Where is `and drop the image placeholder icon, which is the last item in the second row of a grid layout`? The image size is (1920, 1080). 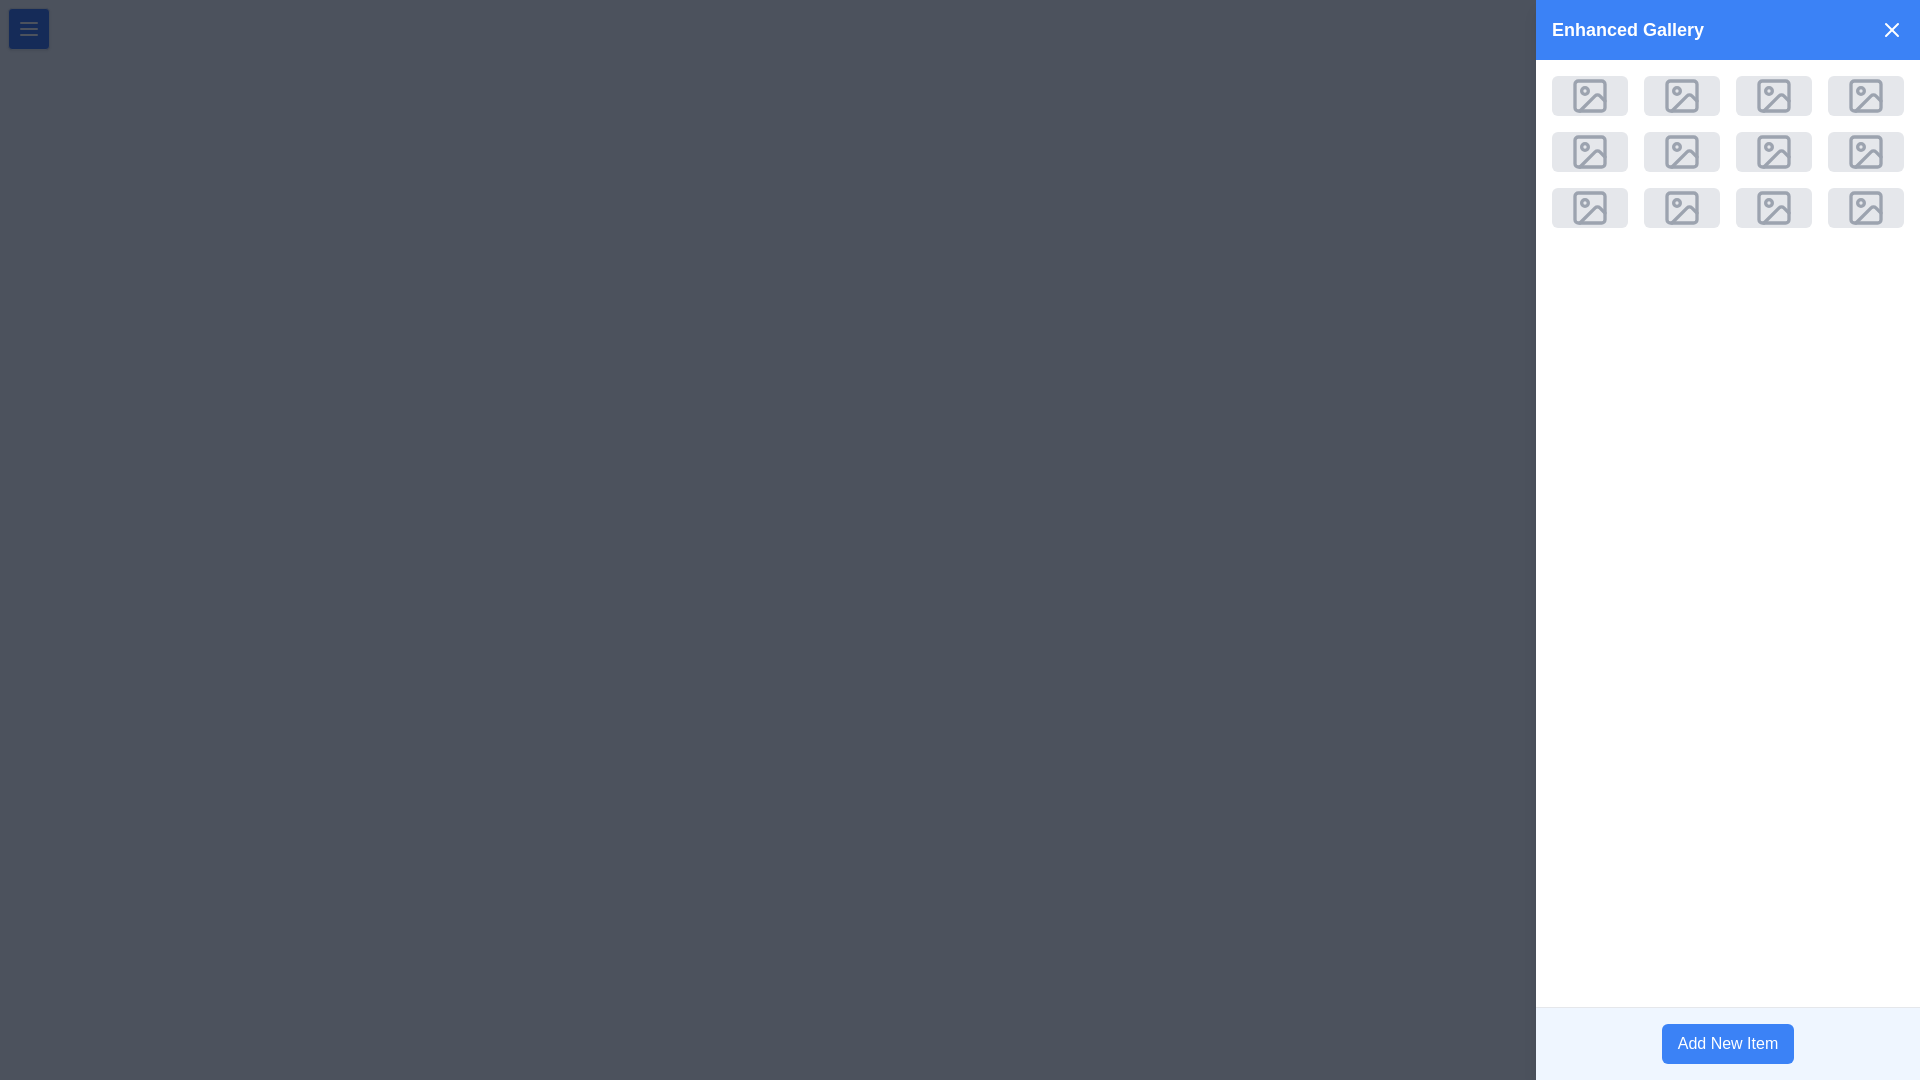 and drop the image placeholder icon, which is the last item in the second row of a grid layout is located at coordinates (1865, 150).